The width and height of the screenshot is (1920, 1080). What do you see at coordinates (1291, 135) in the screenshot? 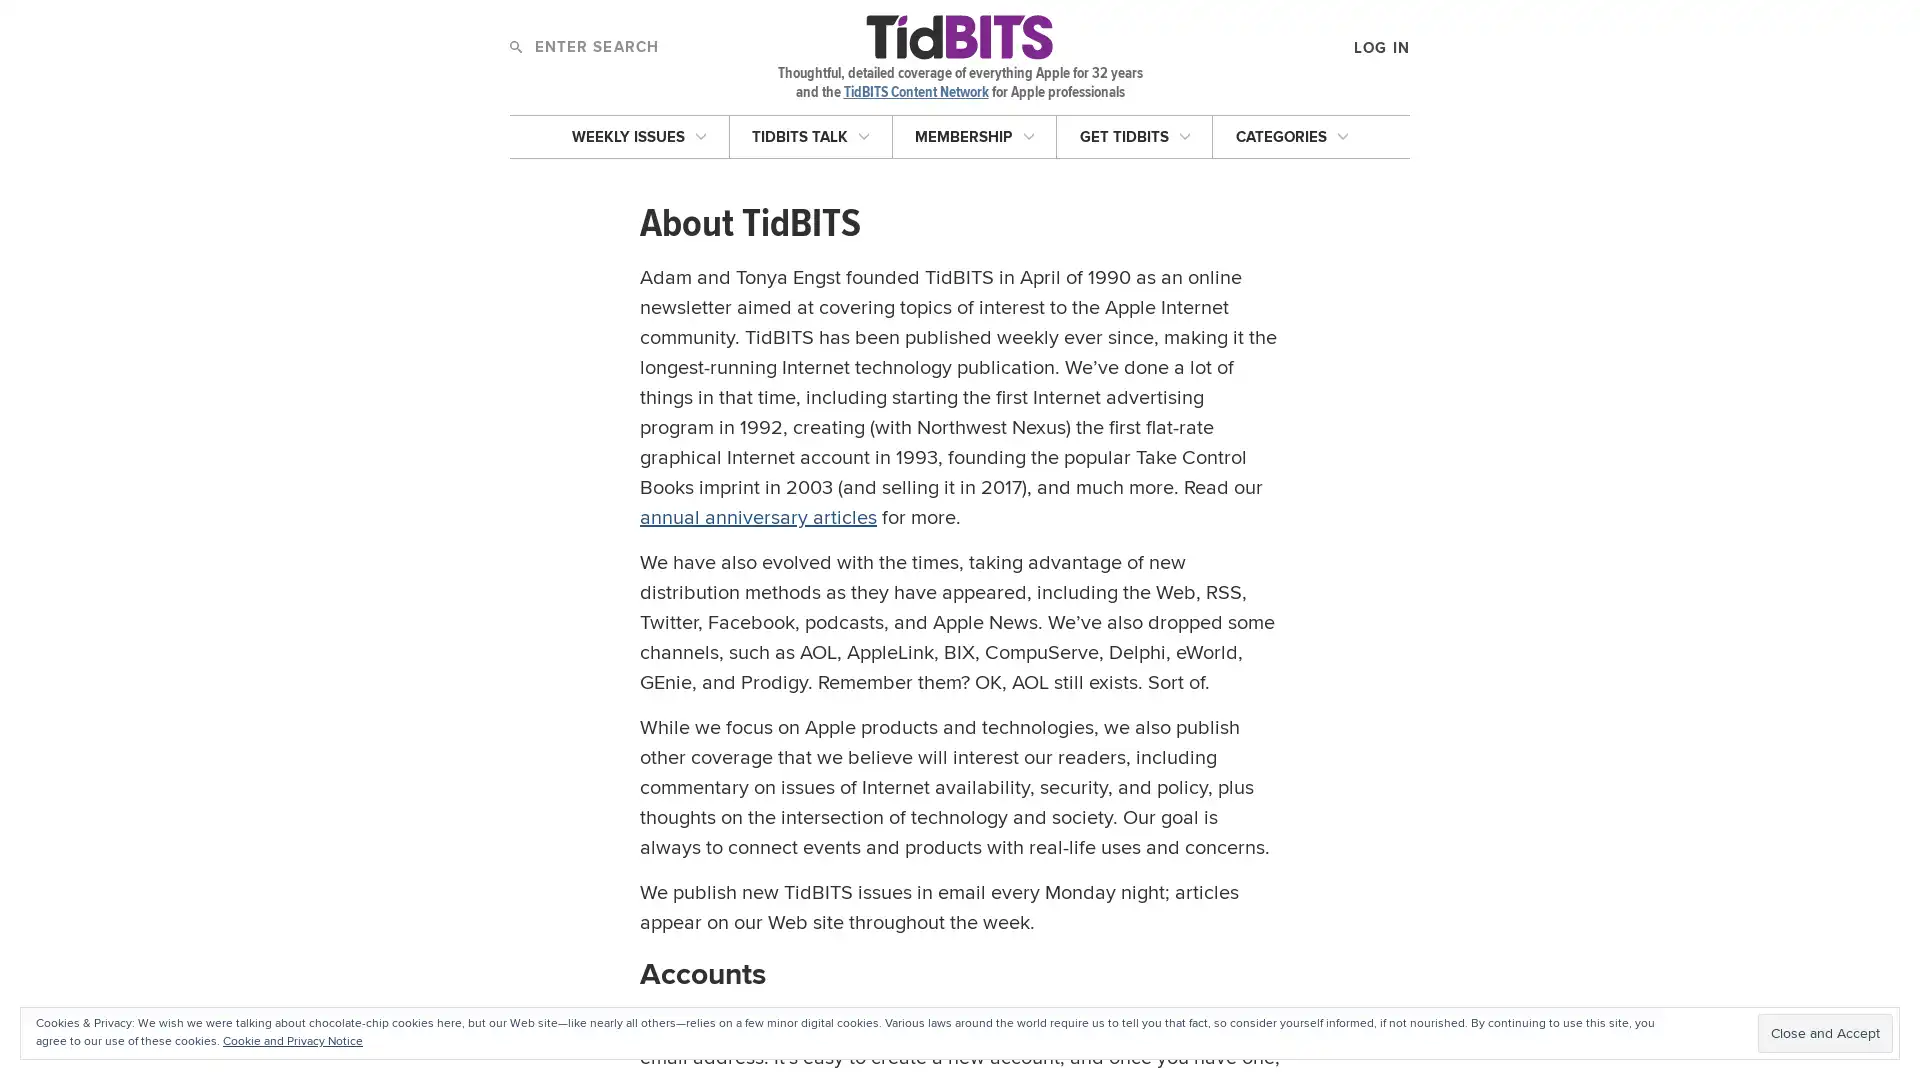
I see `CATEGORIES` at bounding box center [1291, 135].